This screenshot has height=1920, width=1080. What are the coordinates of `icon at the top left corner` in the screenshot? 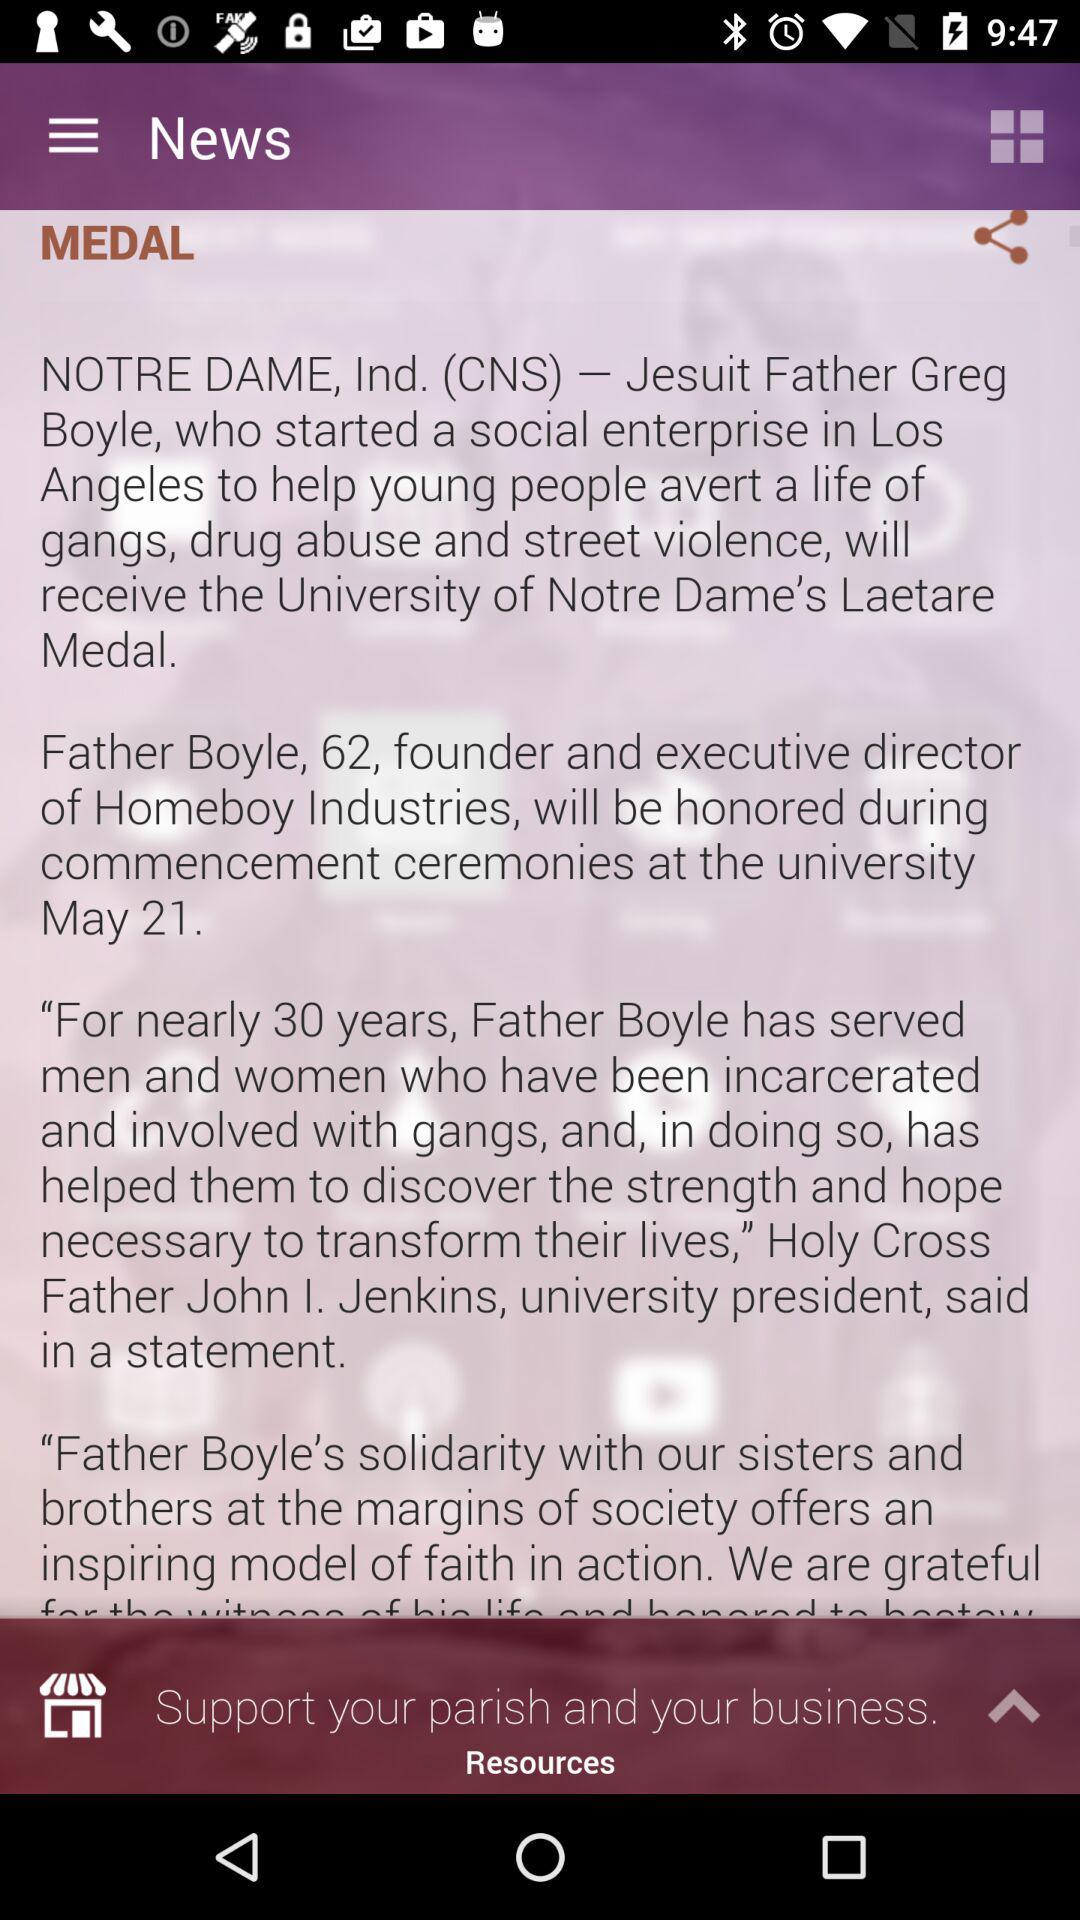 It's located at (72, 135).